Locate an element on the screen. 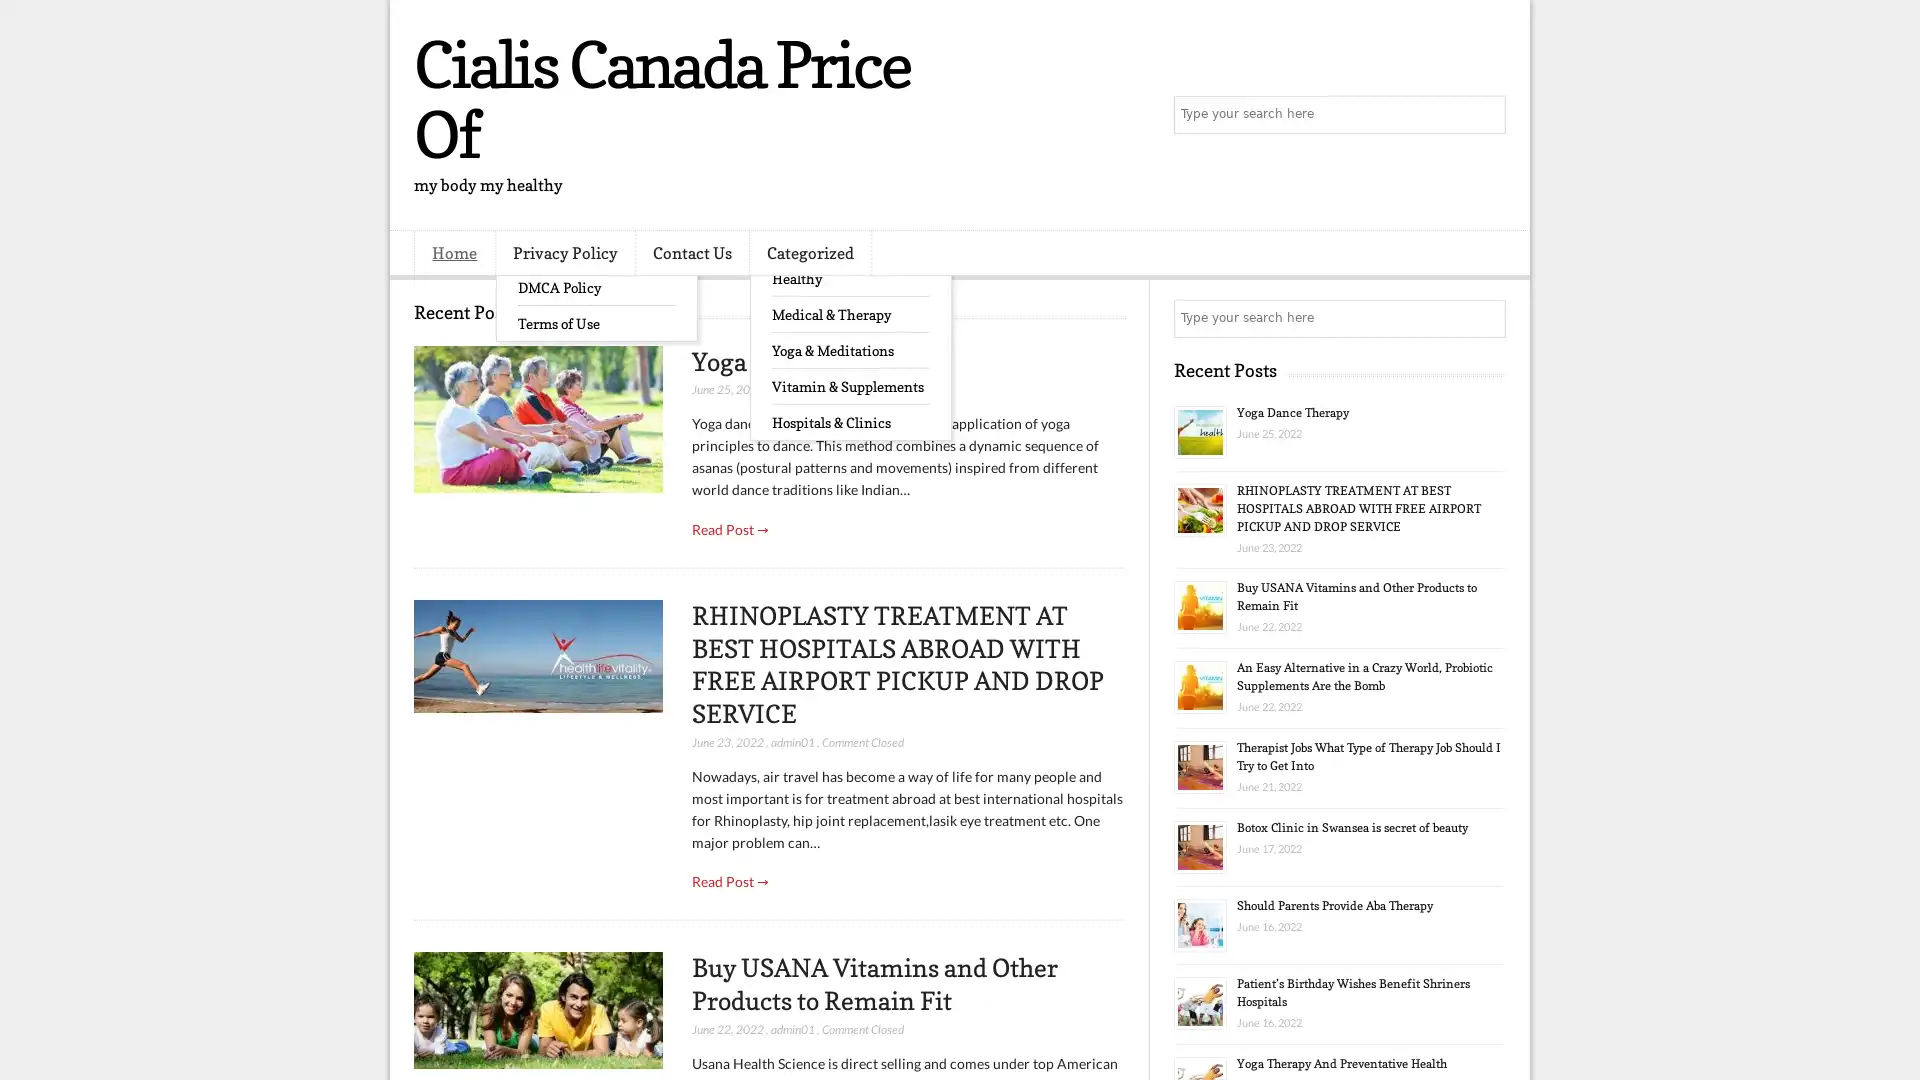 Image resolution: width=1920 pixels, height=1080 pixels. Search is located at coordinates (1485, 318).